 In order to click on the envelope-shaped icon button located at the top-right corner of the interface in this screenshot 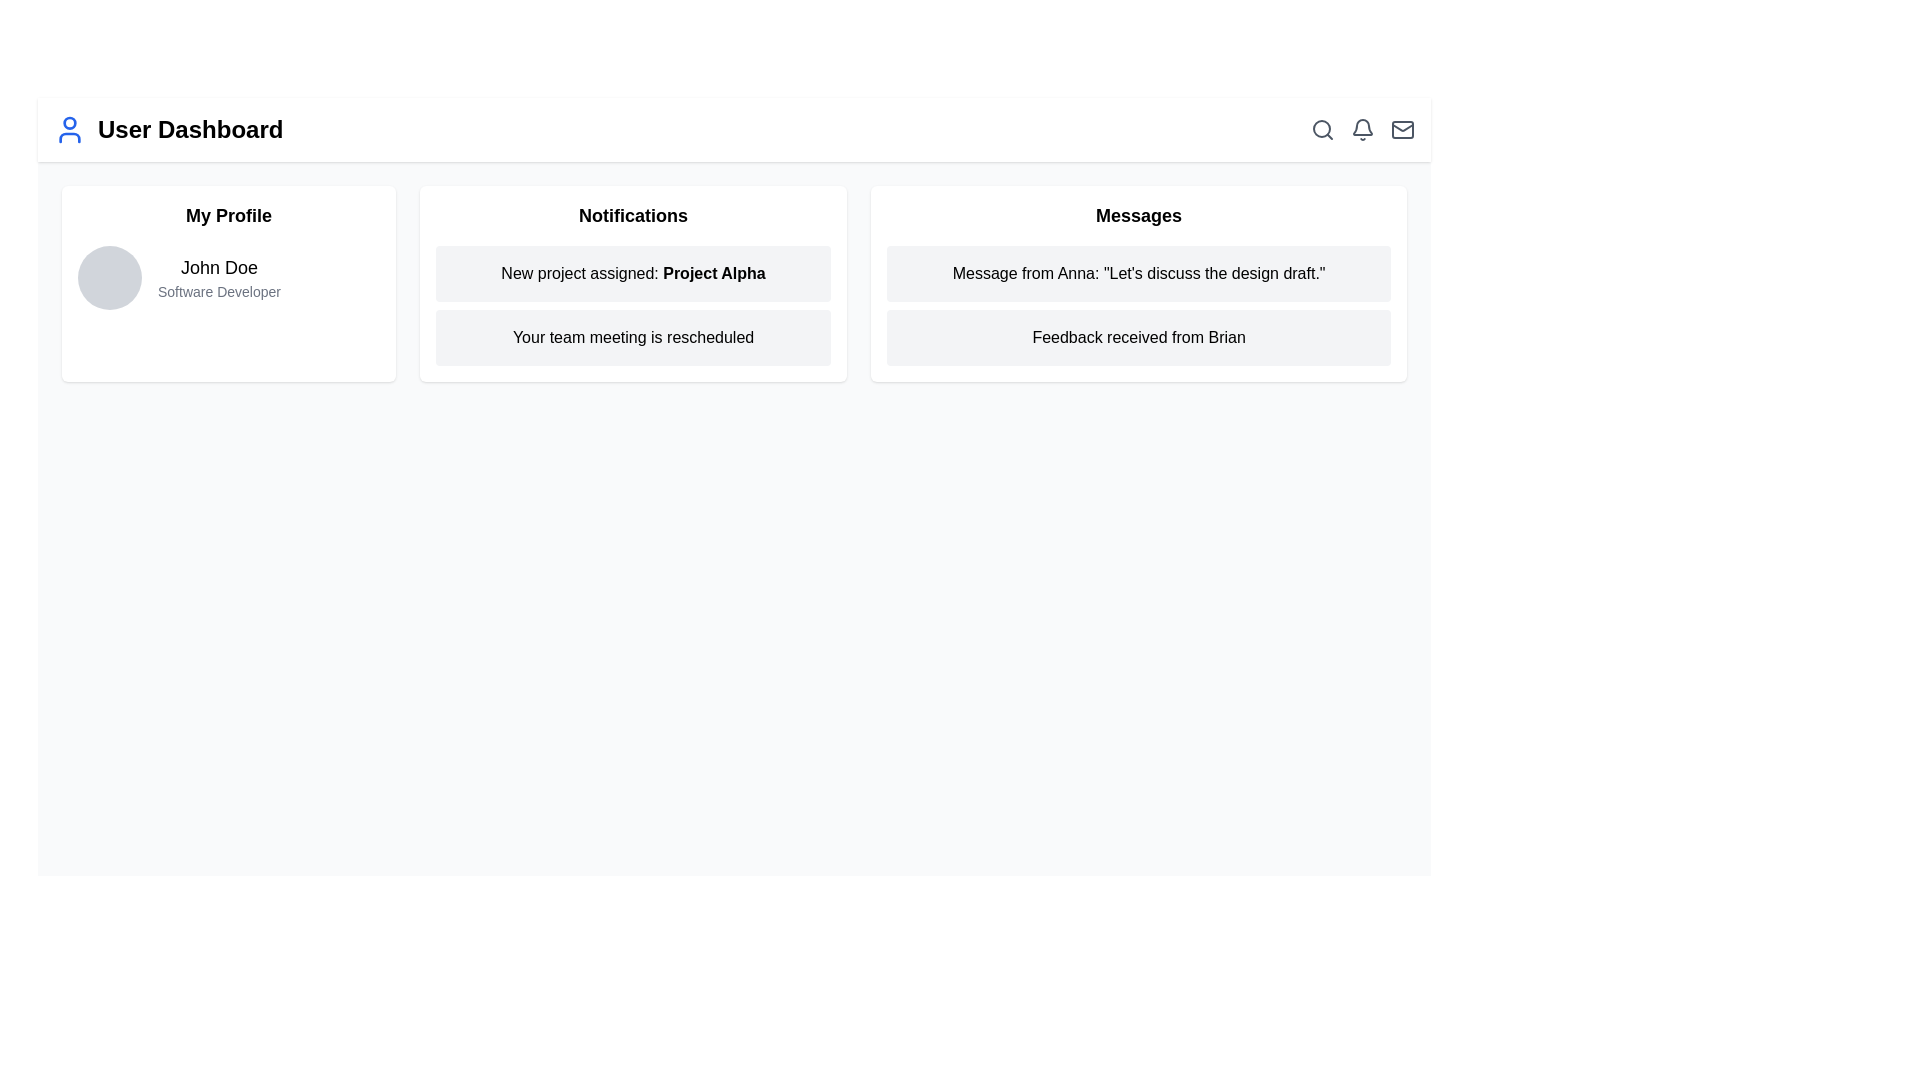, I will do `click(1401, 130)`.